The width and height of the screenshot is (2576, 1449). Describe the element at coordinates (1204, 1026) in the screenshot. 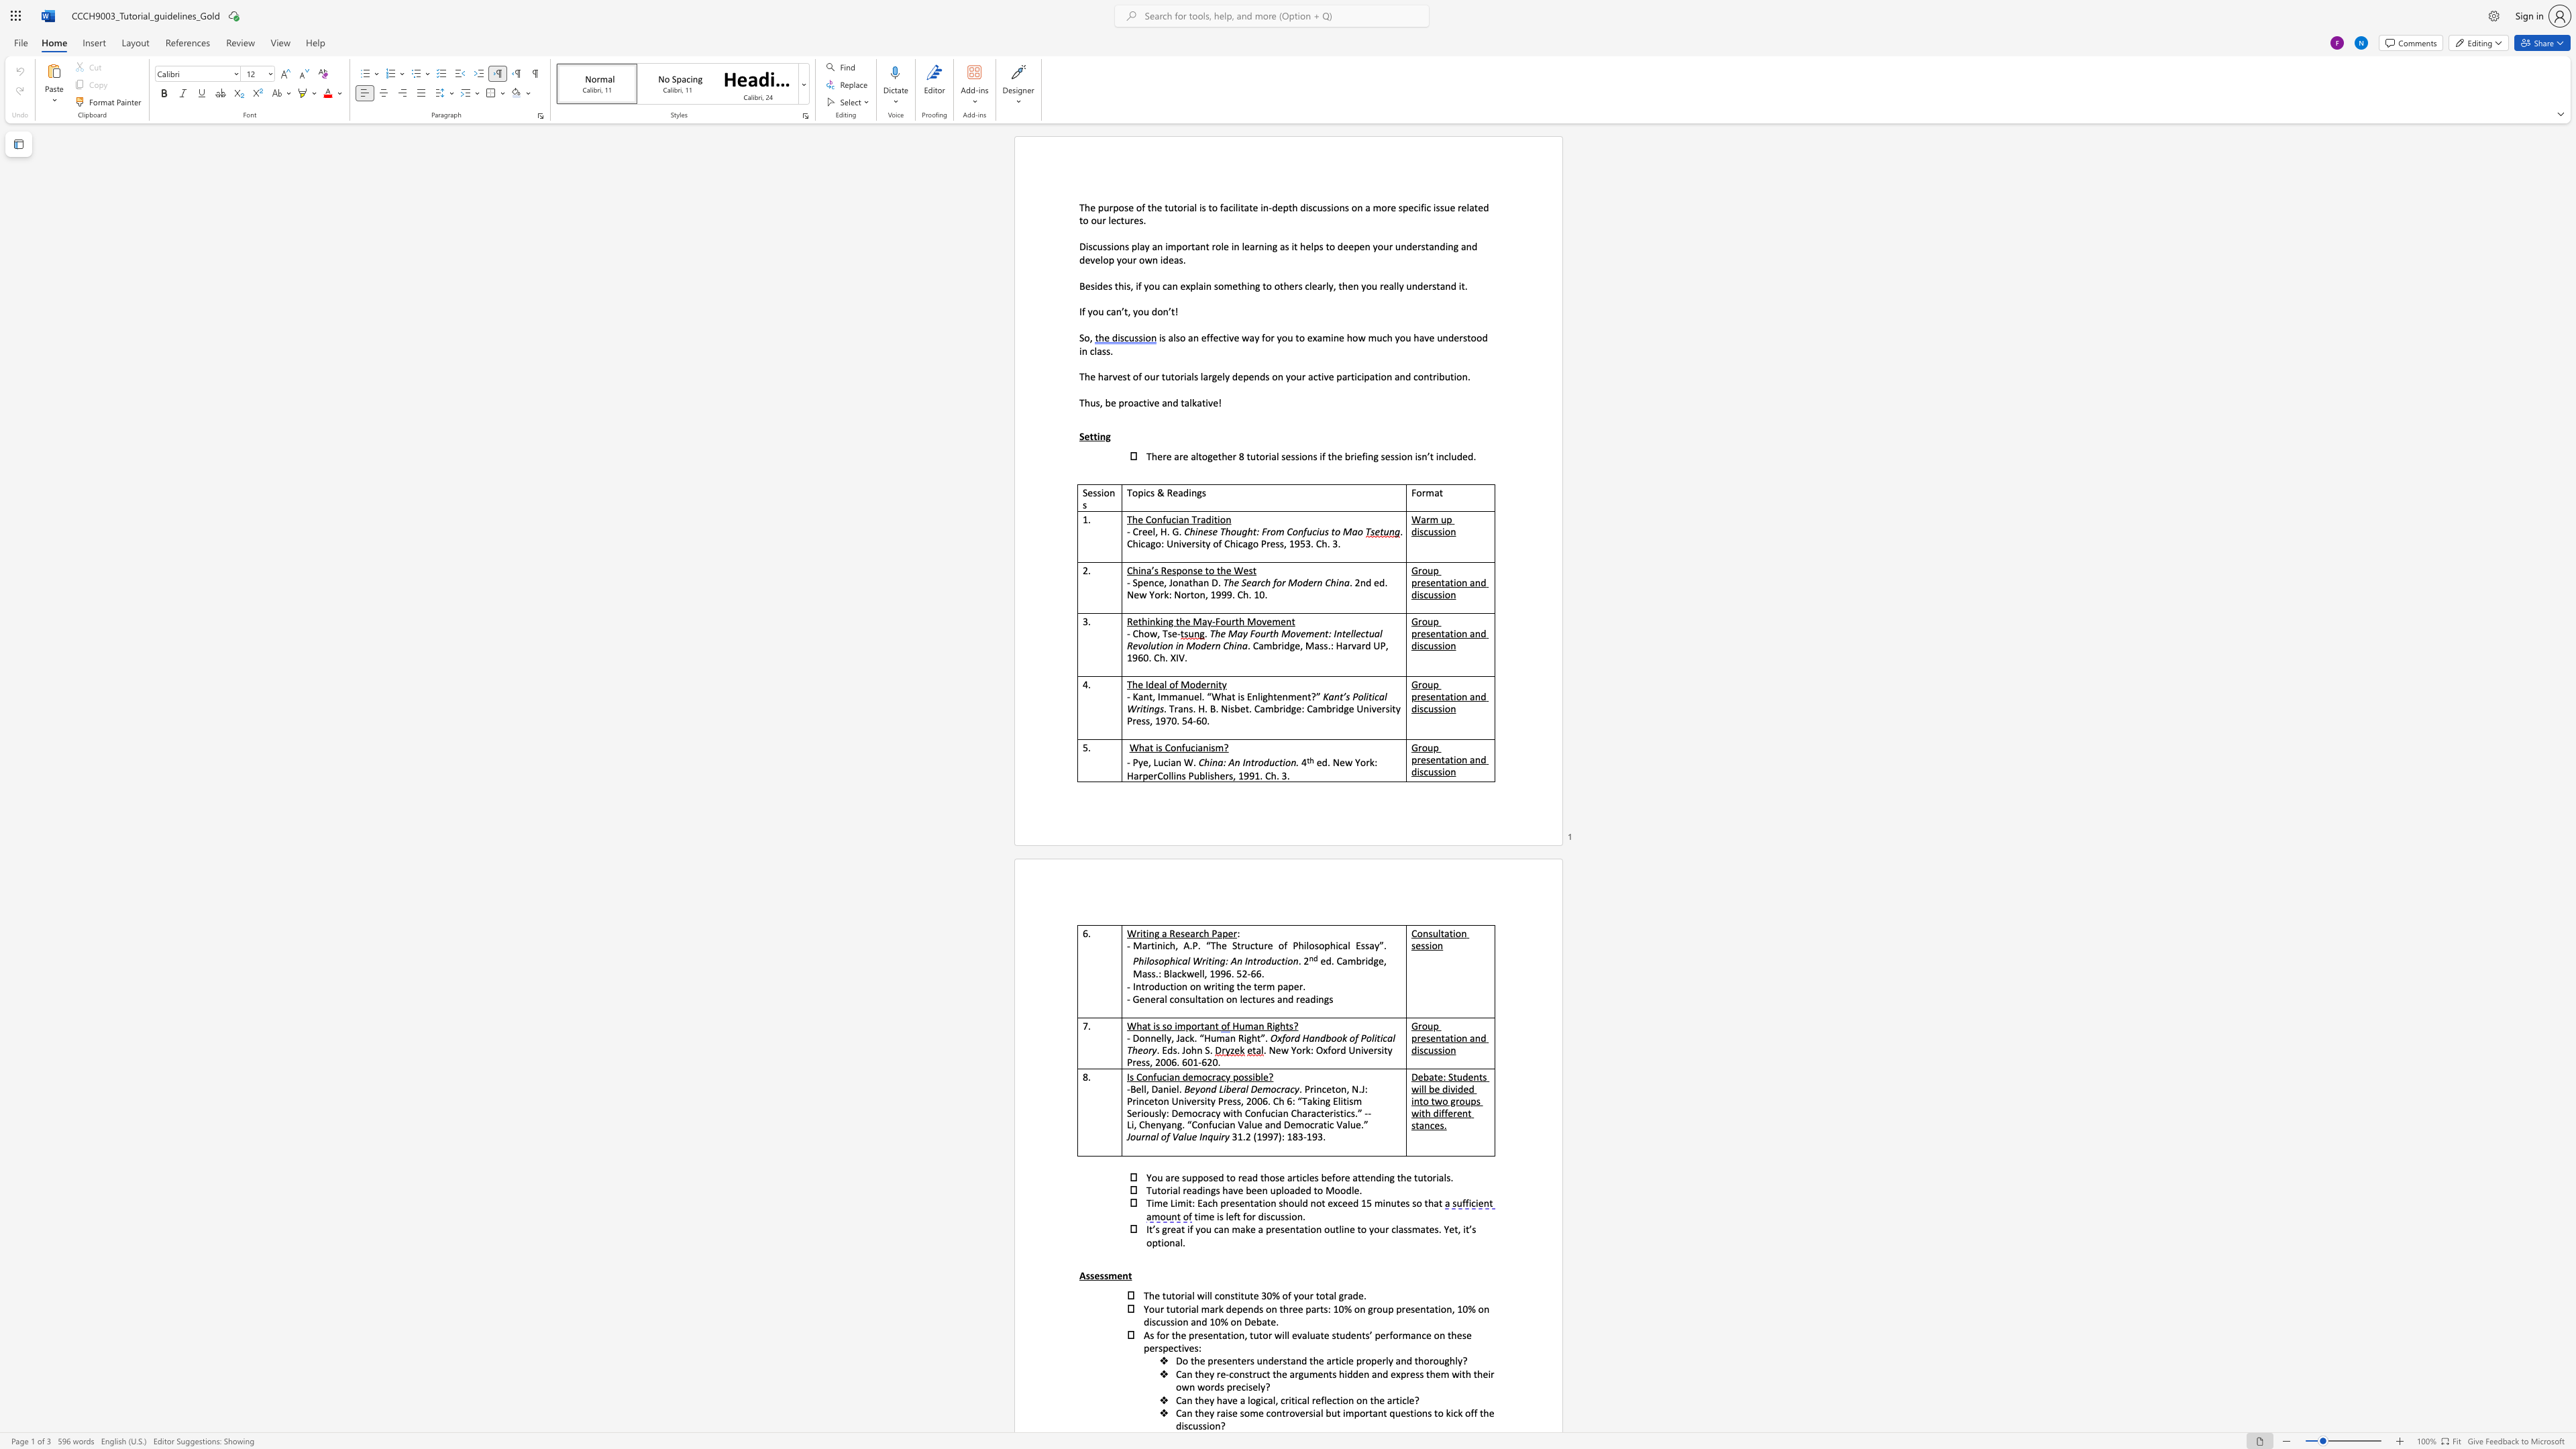

I see `the subset text "an" within the text "What is so important"` at that location.